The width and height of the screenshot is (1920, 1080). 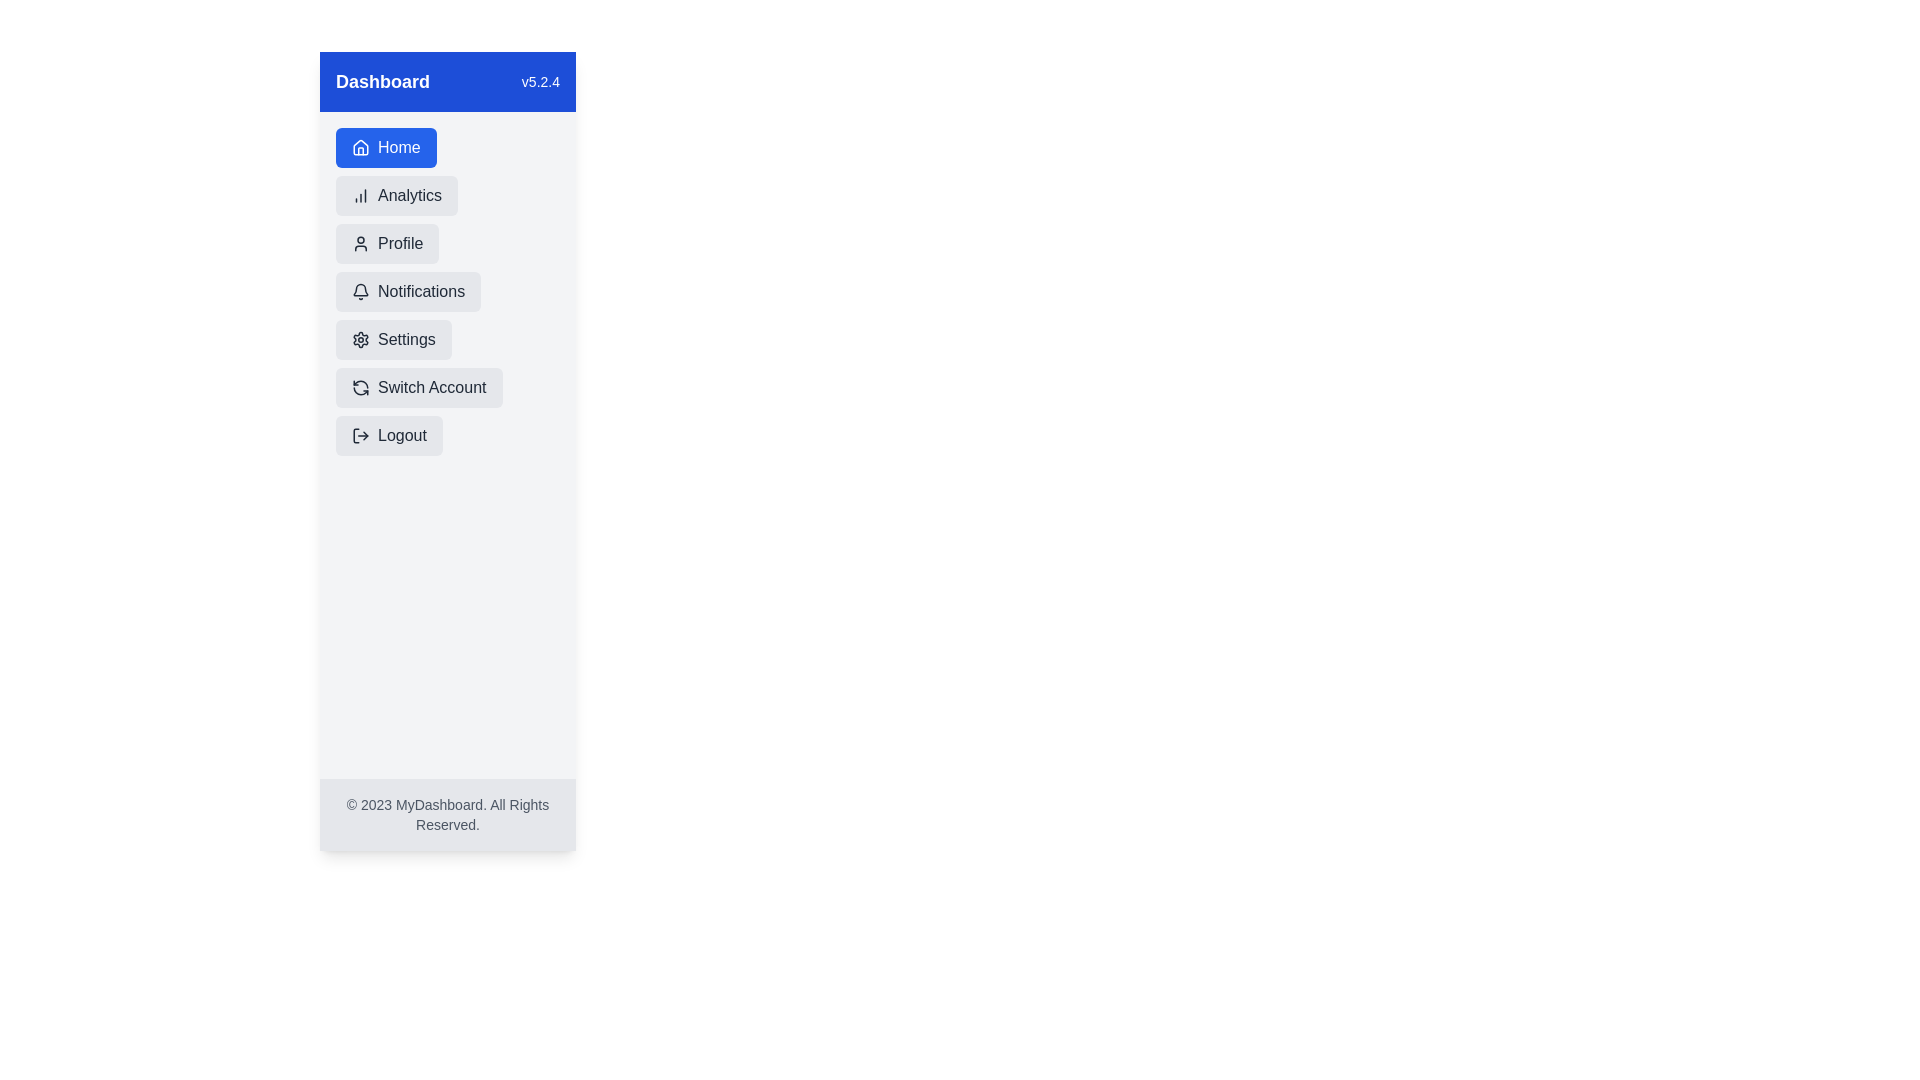 What do you see at coordinates (360, 388) in the screenshot?
I see `the circular refresh icon located to the left of the 'Switch Account' text in the vertical menu` at bounding box center [360, 388].